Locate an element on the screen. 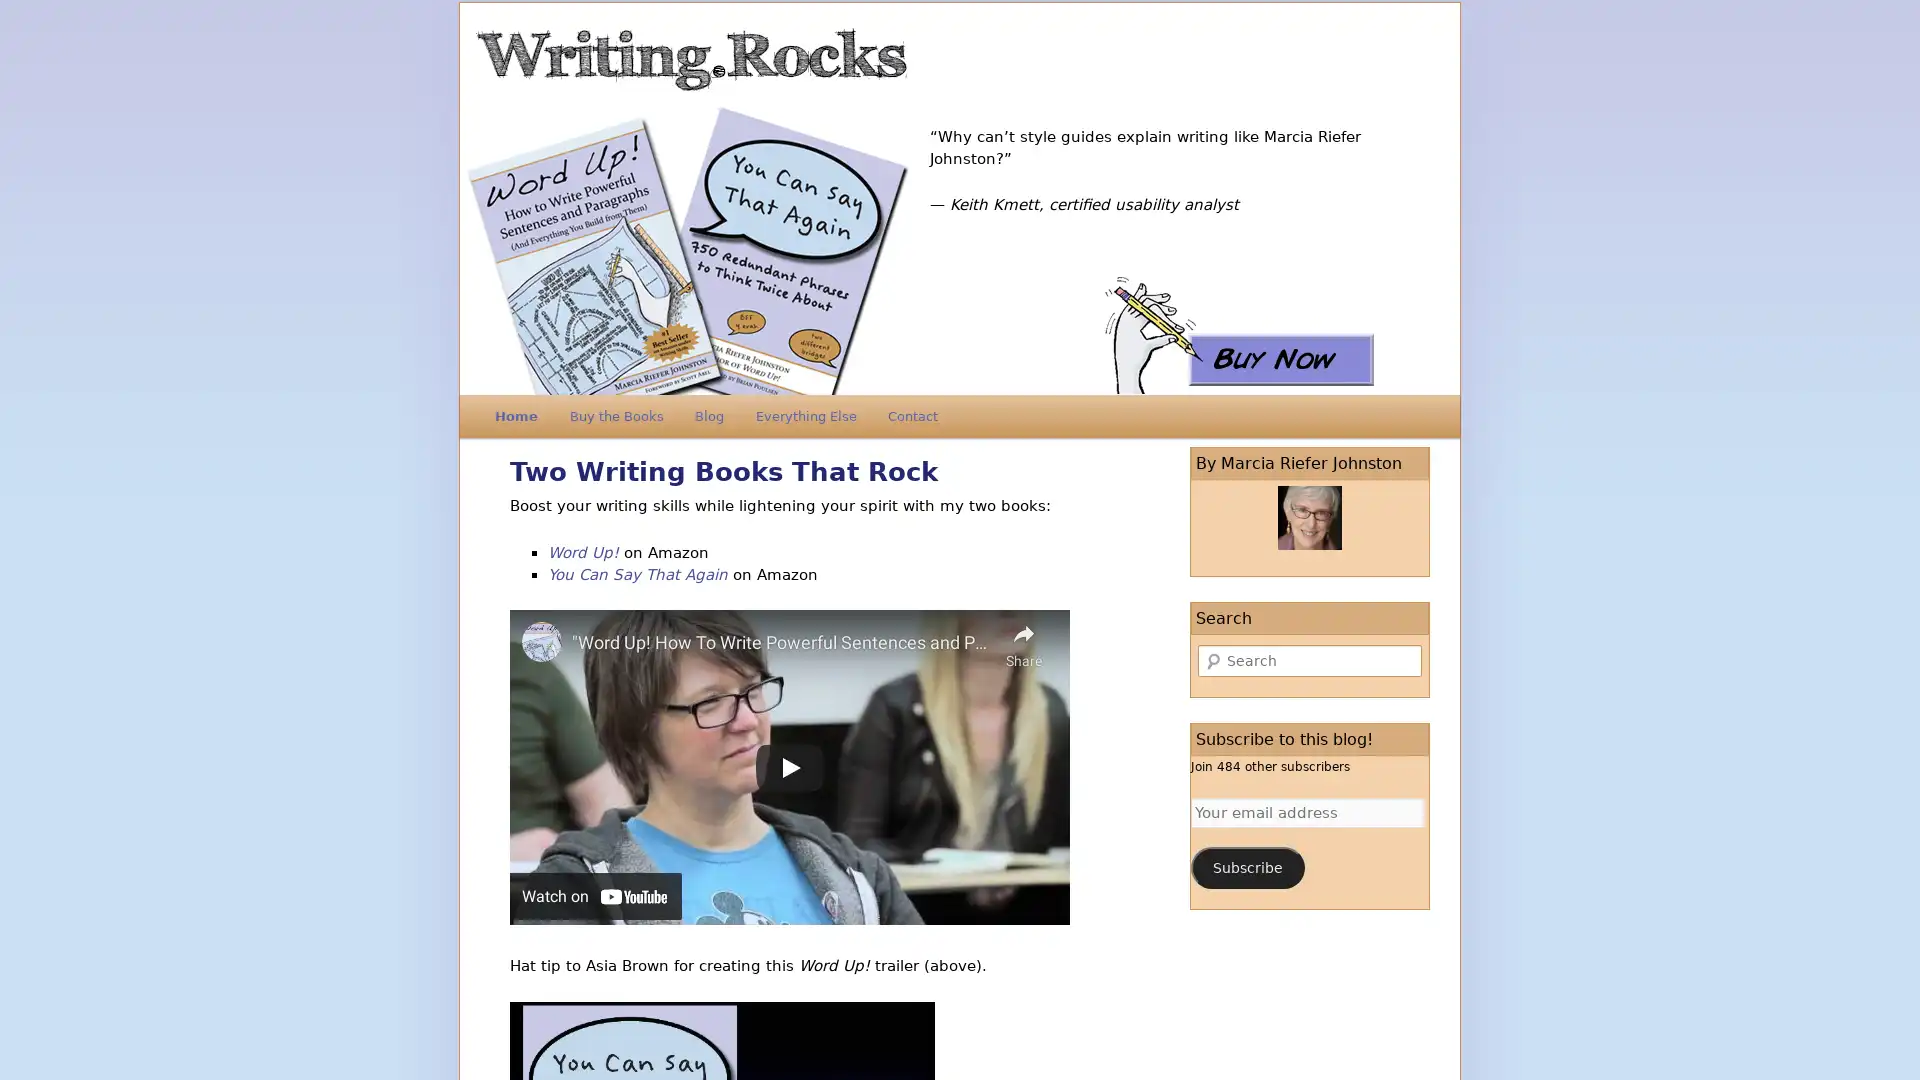 This screenshot has width=1920, height=1080. Subscribe is located at coordinates (1246, 866).